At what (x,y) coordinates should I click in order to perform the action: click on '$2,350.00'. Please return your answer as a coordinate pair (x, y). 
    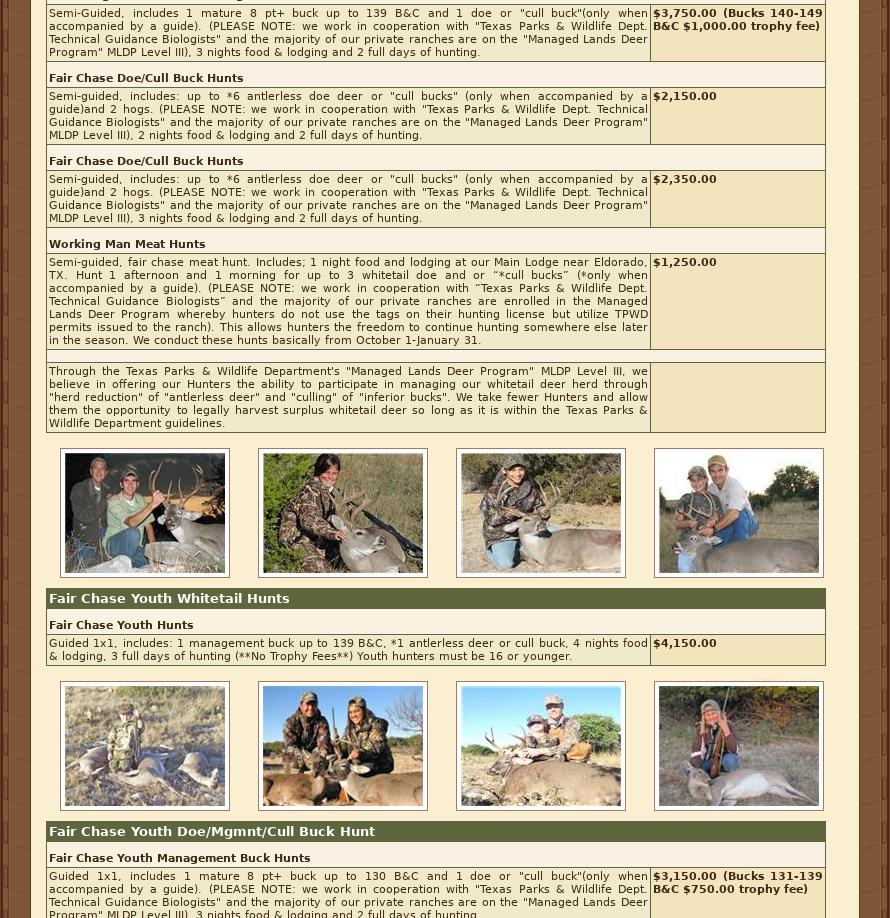
    Looking at the image, I should click on (652, 179).